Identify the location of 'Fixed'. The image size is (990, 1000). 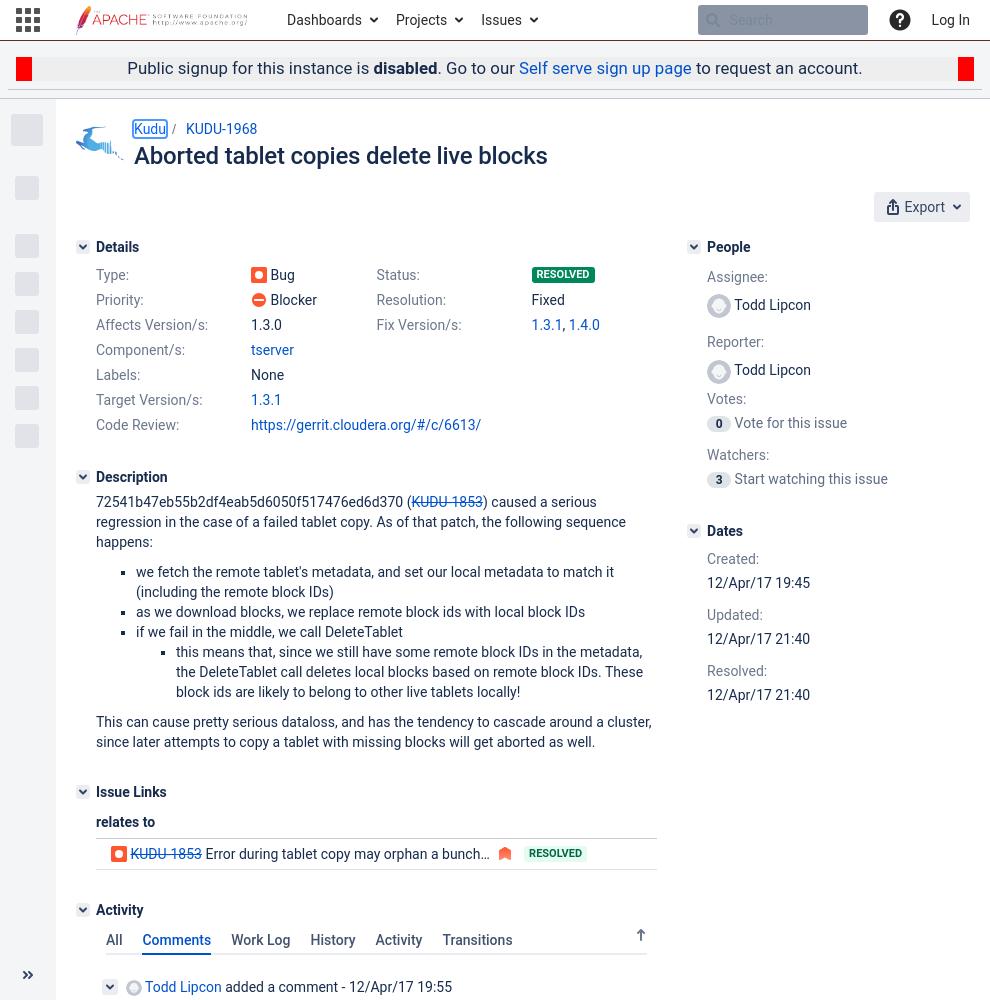
(547, 299).